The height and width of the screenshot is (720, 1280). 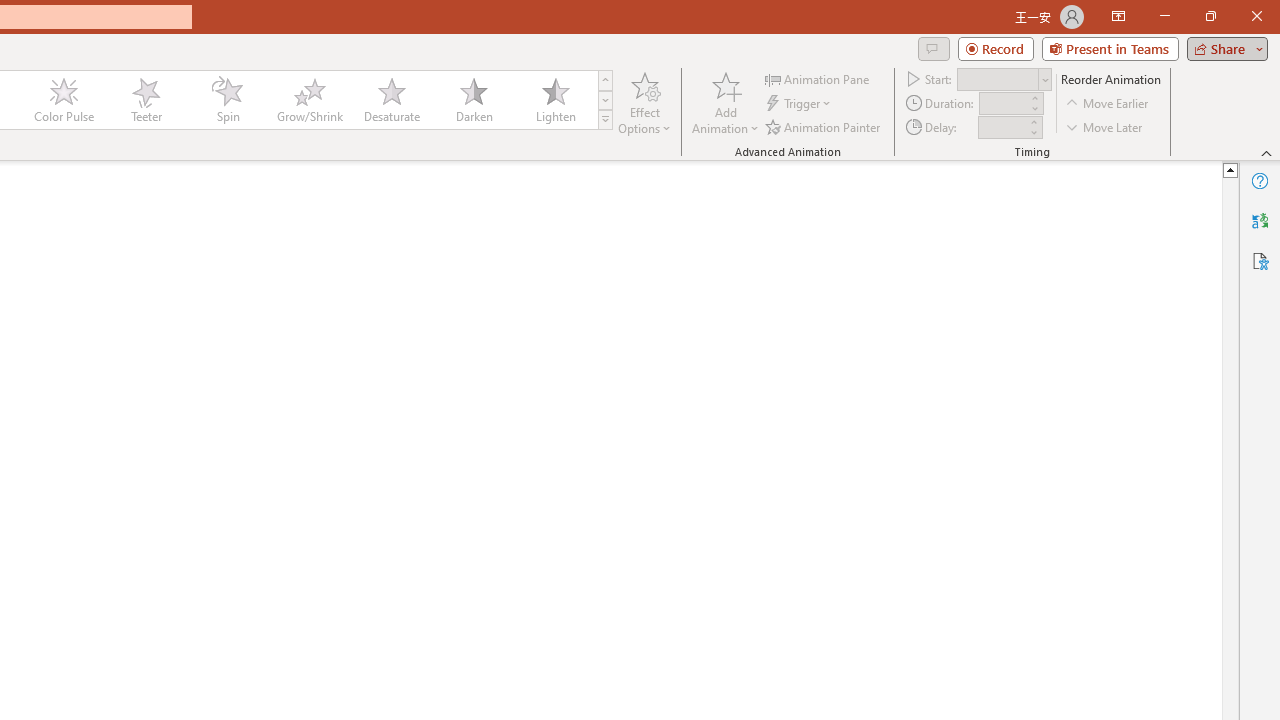 I want to click on 'Desaturate', so click(x=391, y=100).